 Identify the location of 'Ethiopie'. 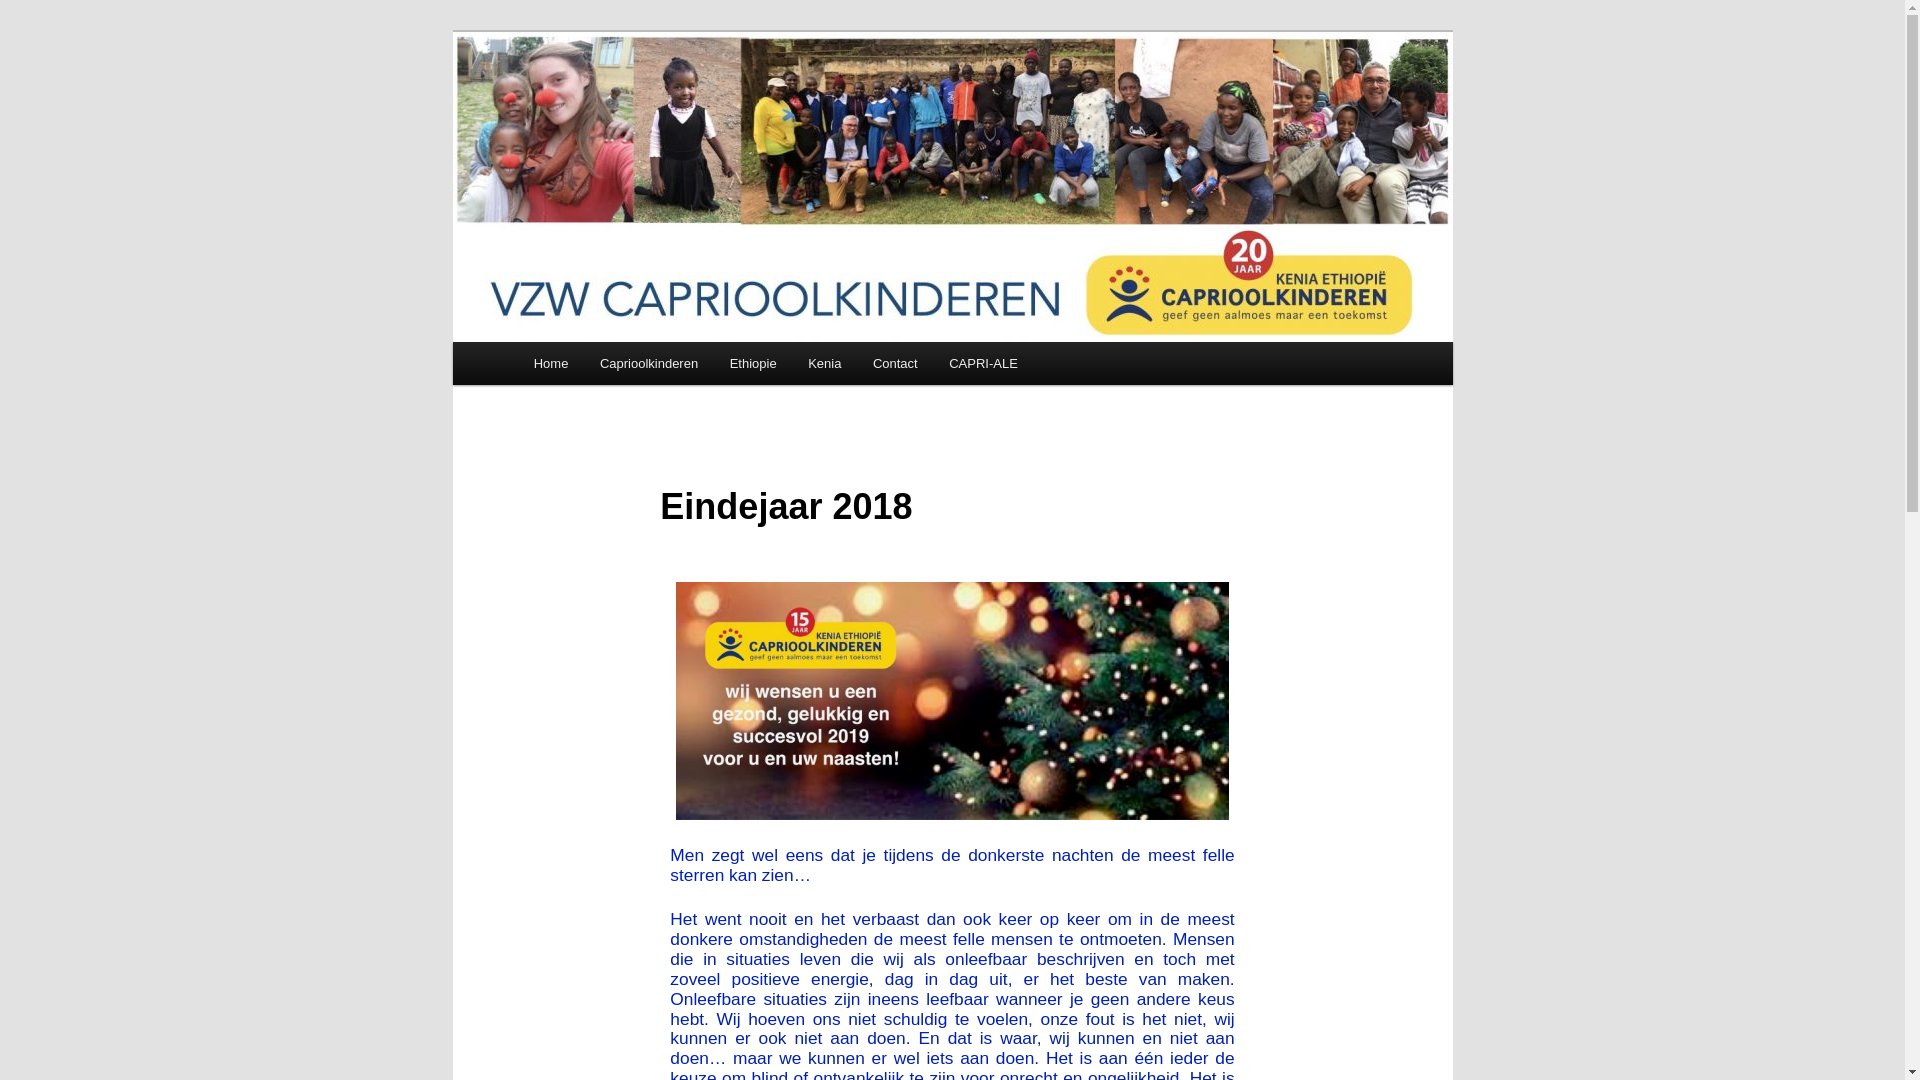
(752, 363).